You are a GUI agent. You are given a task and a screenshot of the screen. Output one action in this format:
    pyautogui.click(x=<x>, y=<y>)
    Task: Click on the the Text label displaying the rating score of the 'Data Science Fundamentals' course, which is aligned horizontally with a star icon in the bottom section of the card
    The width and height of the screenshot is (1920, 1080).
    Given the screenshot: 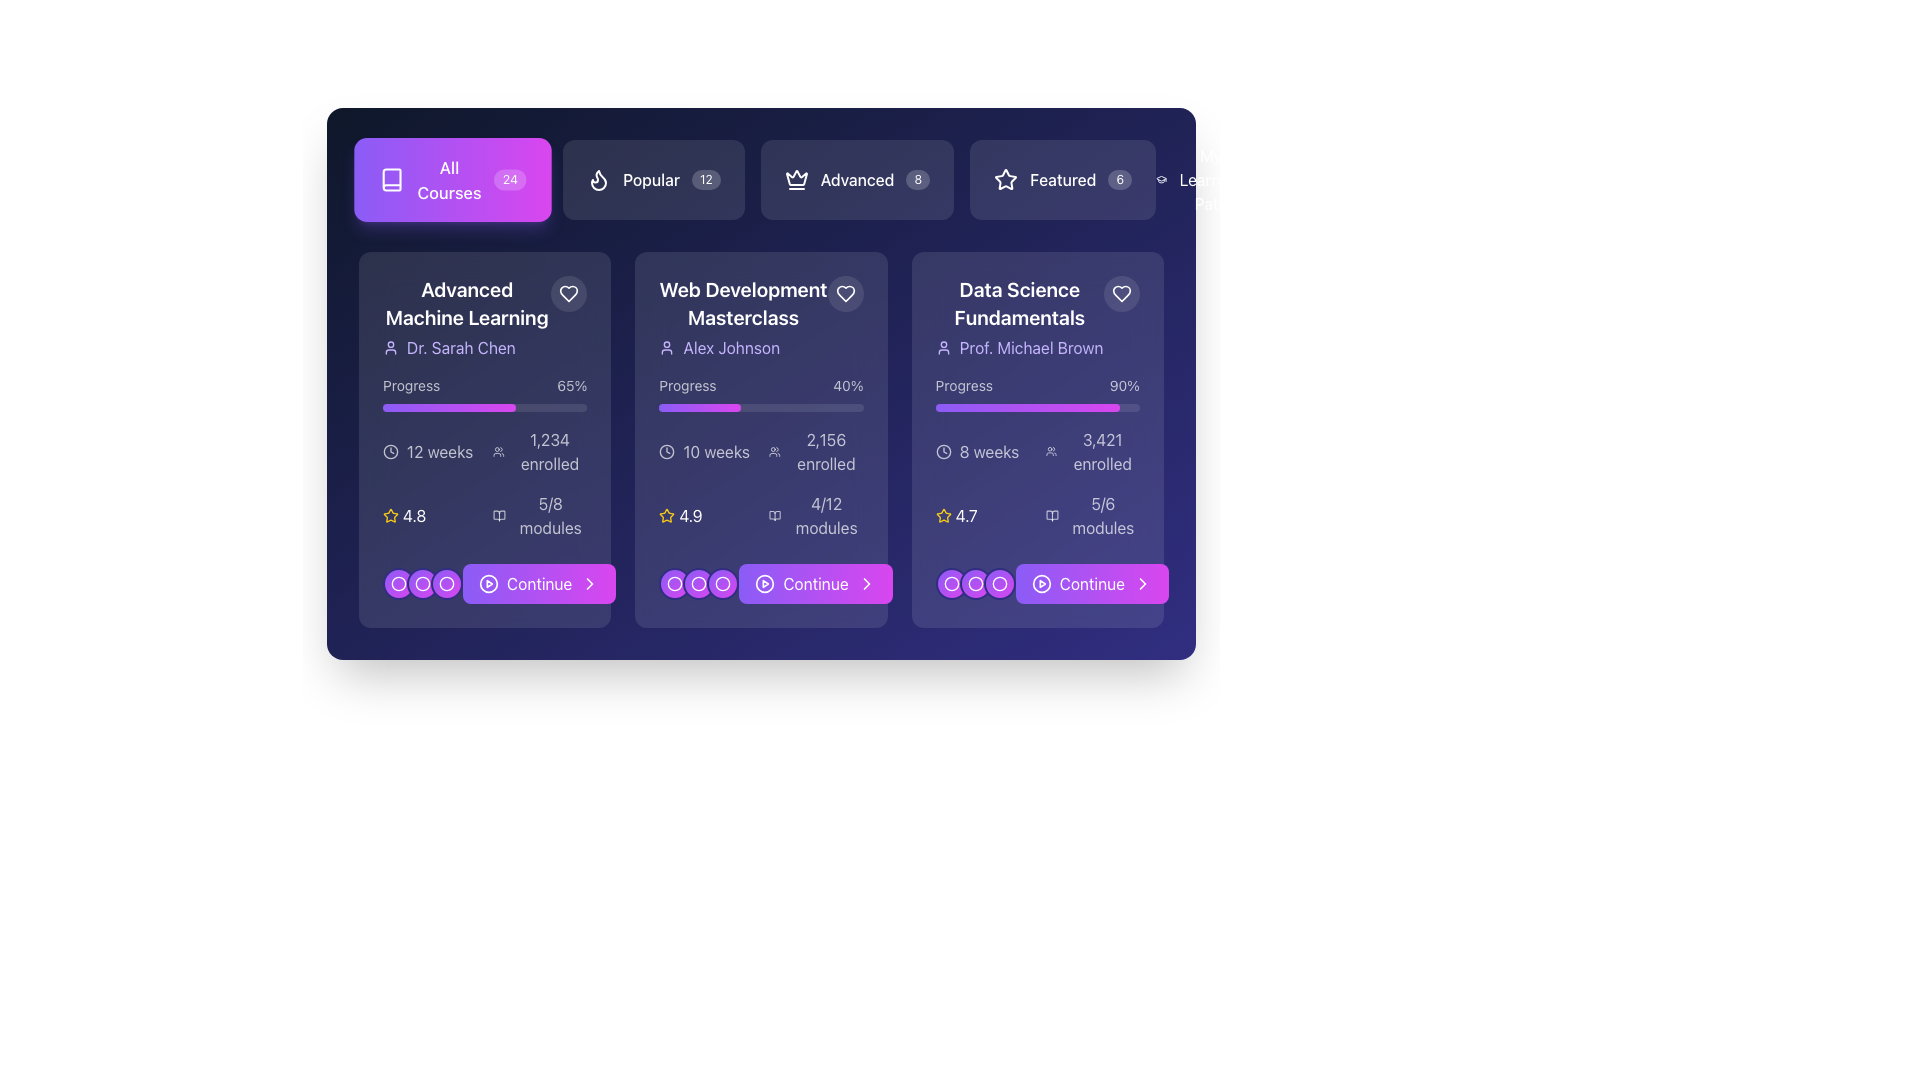 What is the action you would take?
    pyautogui.click(x=966, y=515)
    